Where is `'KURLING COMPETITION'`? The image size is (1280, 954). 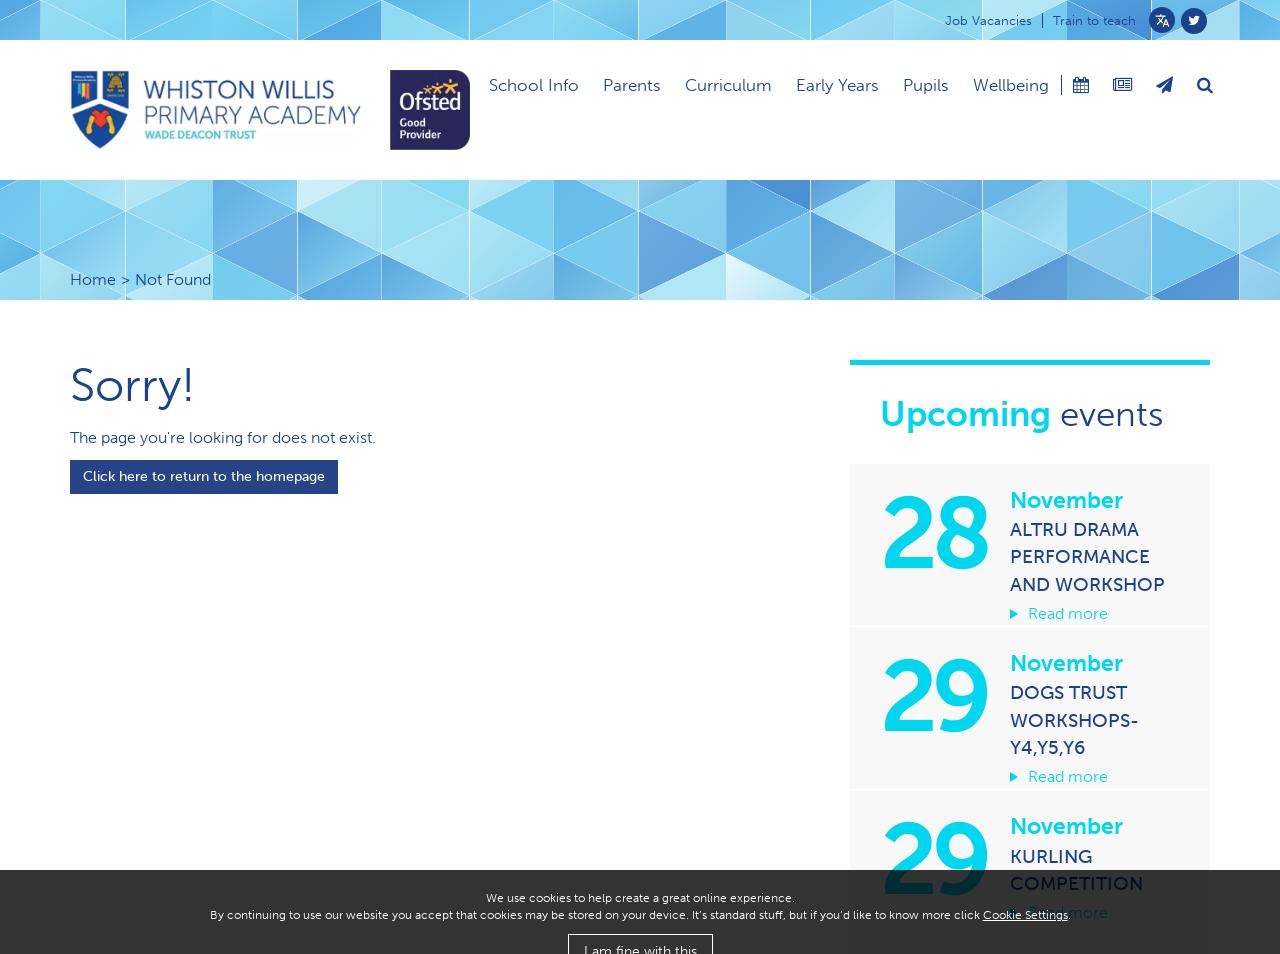
'KURLING COMPETITION' is located at coordinates (1075, 868).